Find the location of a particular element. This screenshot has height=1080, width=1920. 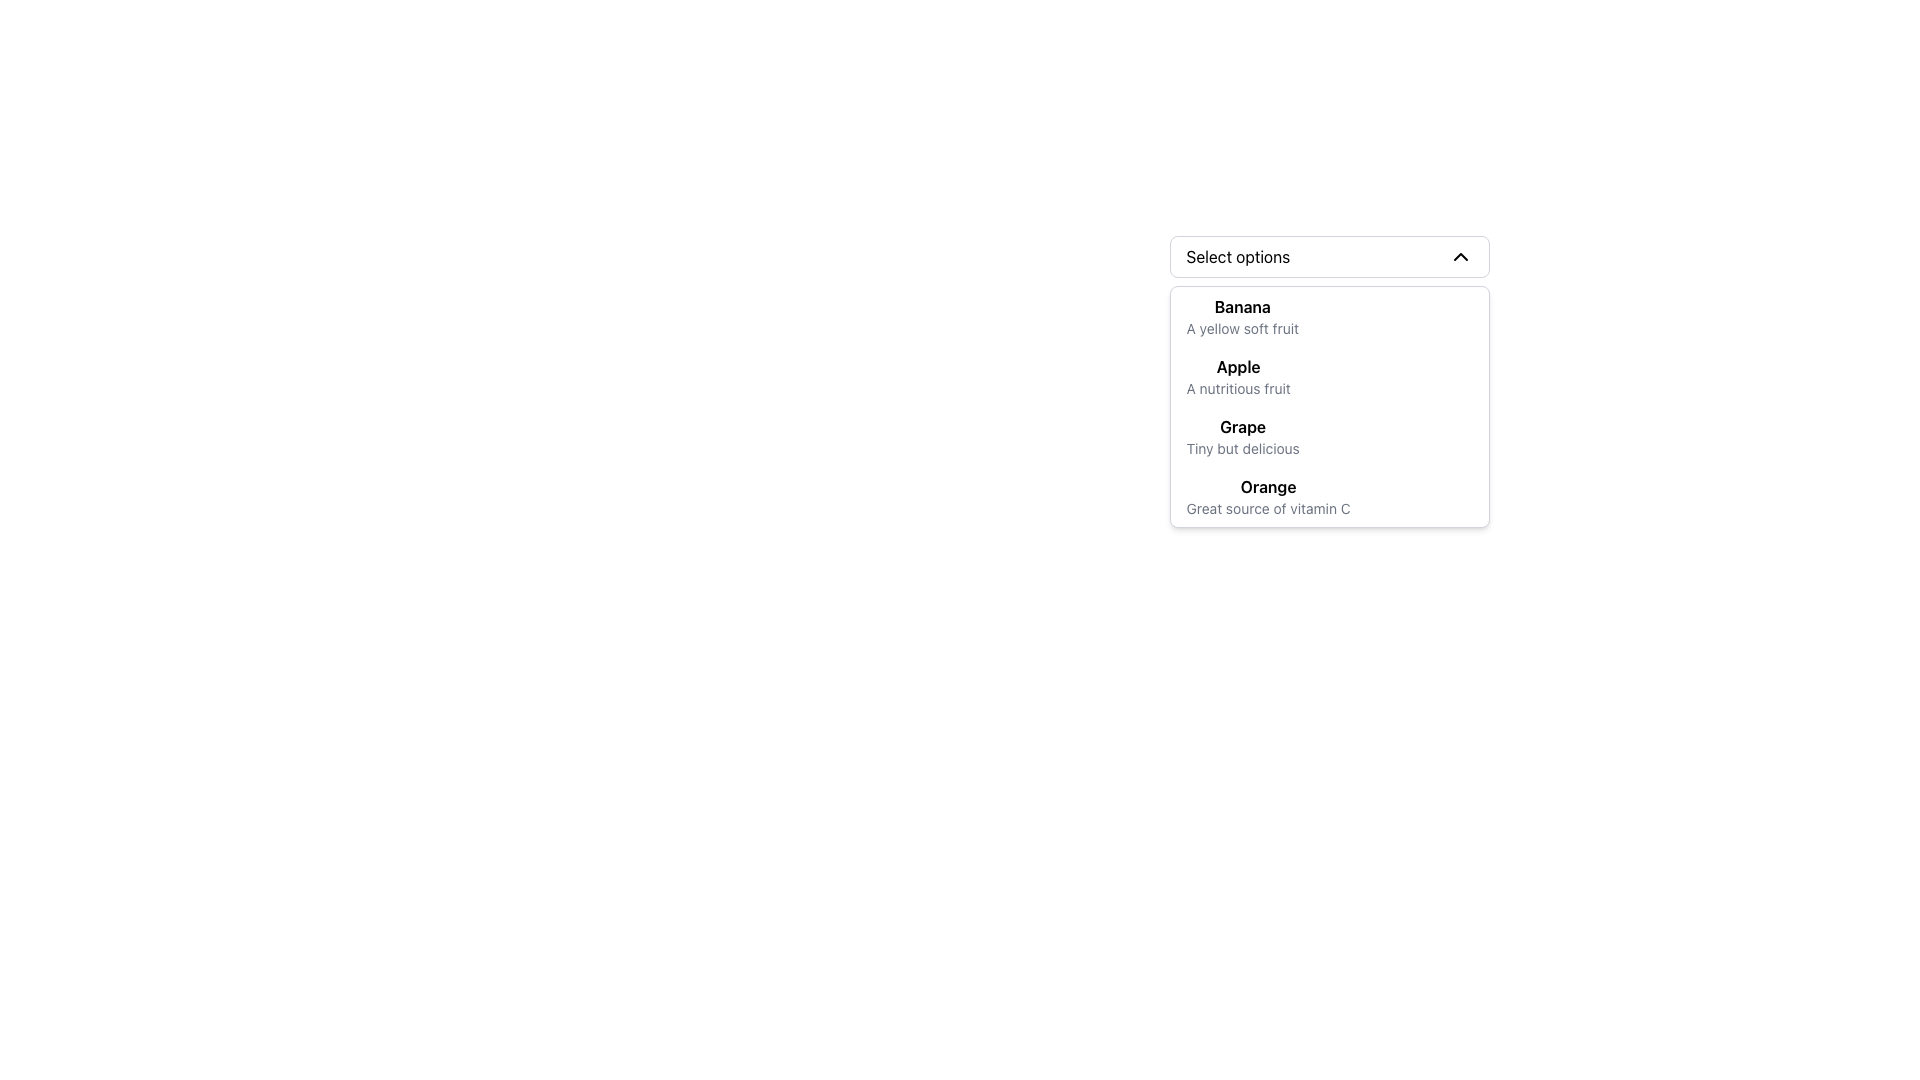

text label indicating the name of the item 'Orange' in the dropdown list, which is styled in bold and positioned above the description 'Great source of vitamin C' is located at coordinates (1267, 486).